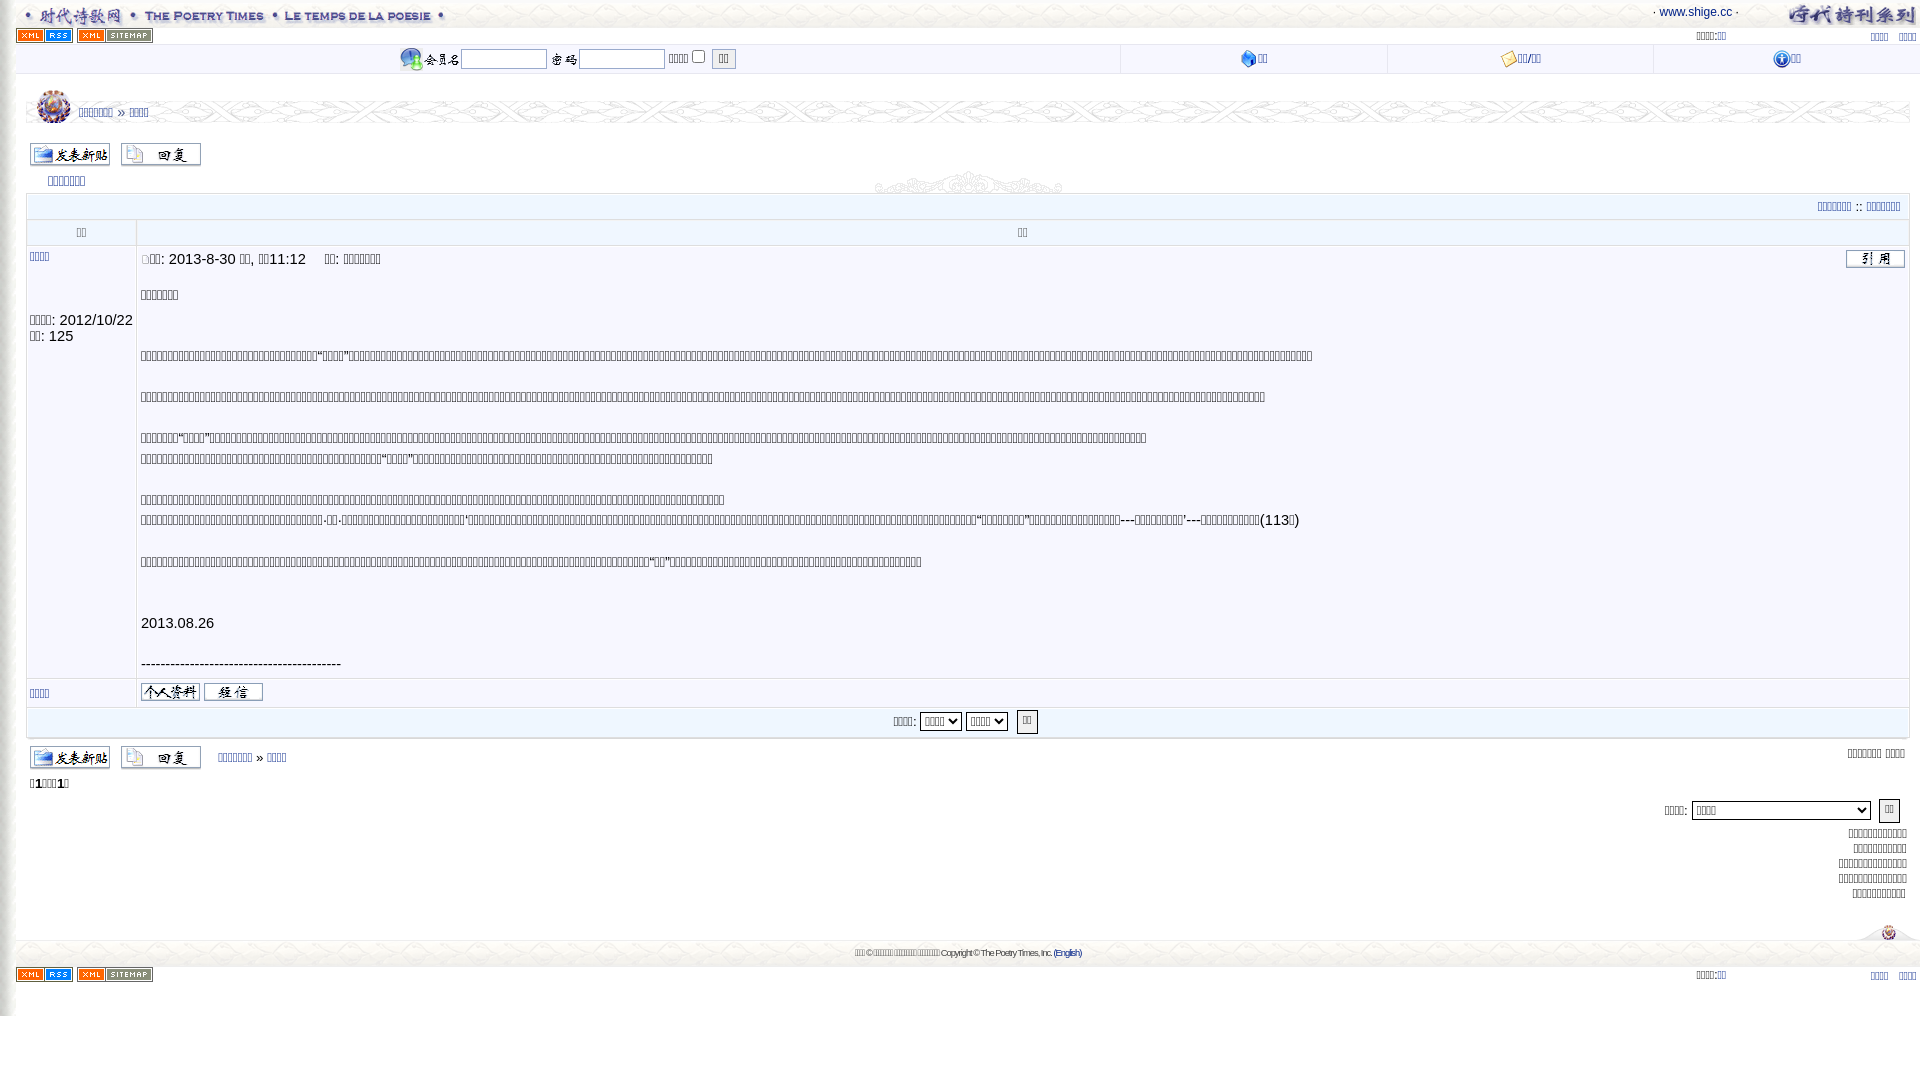 The height and width of the screenshot is (1080, 1920). Describe the element at coordinates (1694, 11) in the screenshot. I see `'www.shige.cc'` at that location.